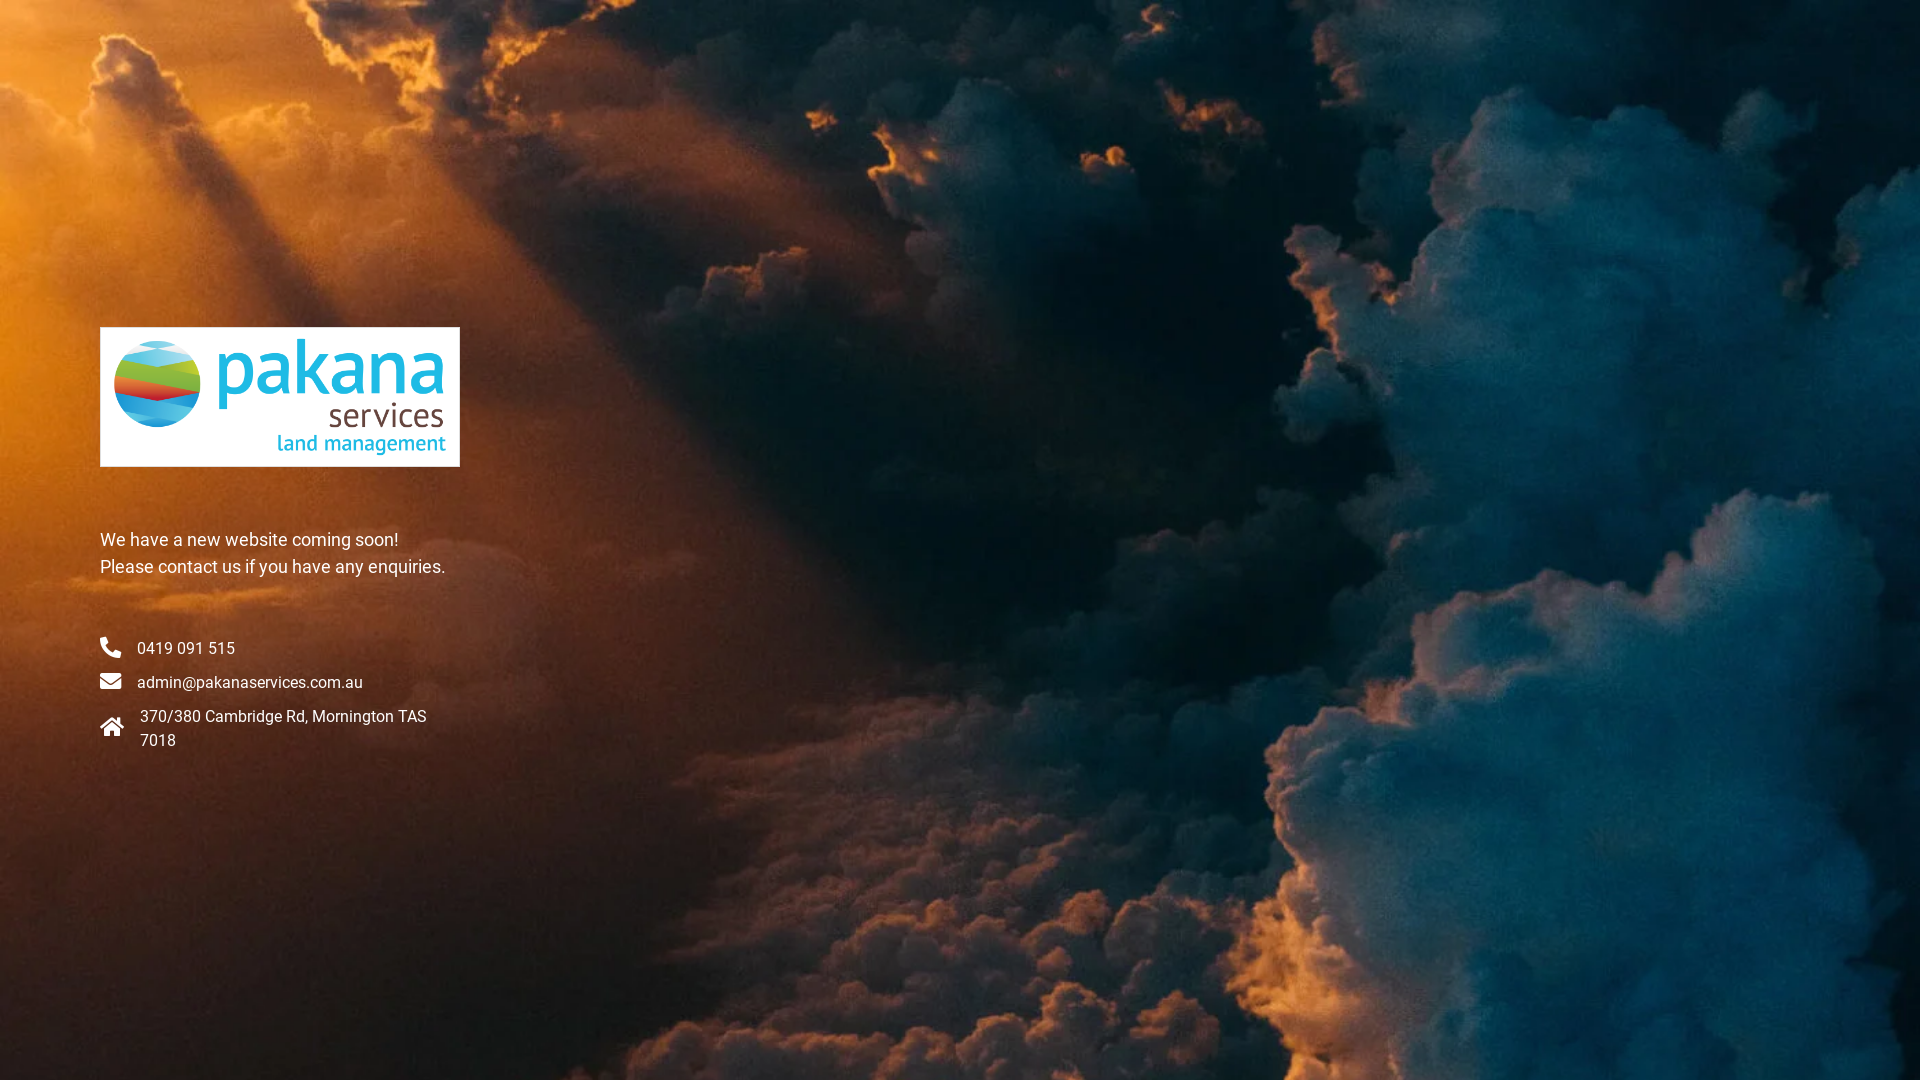 The height and width of the screenshot is (1080, 1920). Describe the element at coordinates (282, 728) in the screenshot. I see `'370/380 Cambridge Rd, Mornington TAS 7018'` at that location.